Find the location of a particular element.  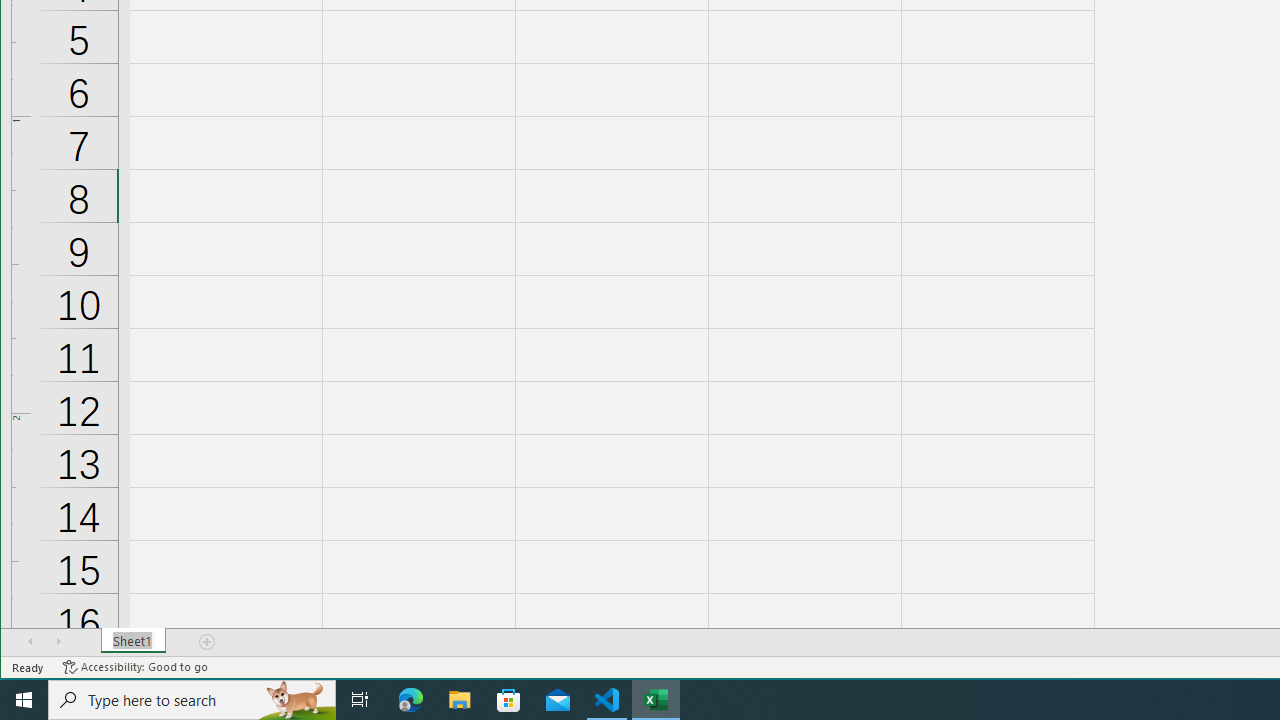

'Microsoft Edge' is located at coordinates (410, 698).